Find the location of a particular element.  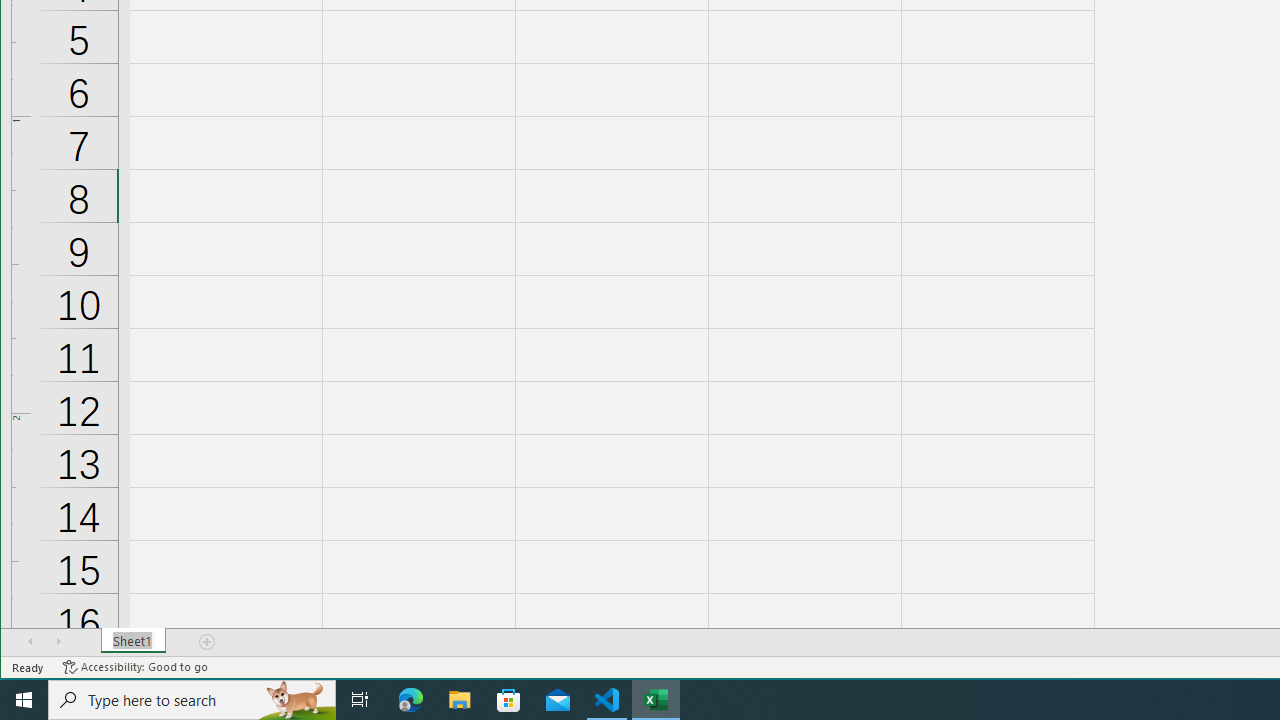

'Microsoft Edge' is located at coordinates (410, 698).